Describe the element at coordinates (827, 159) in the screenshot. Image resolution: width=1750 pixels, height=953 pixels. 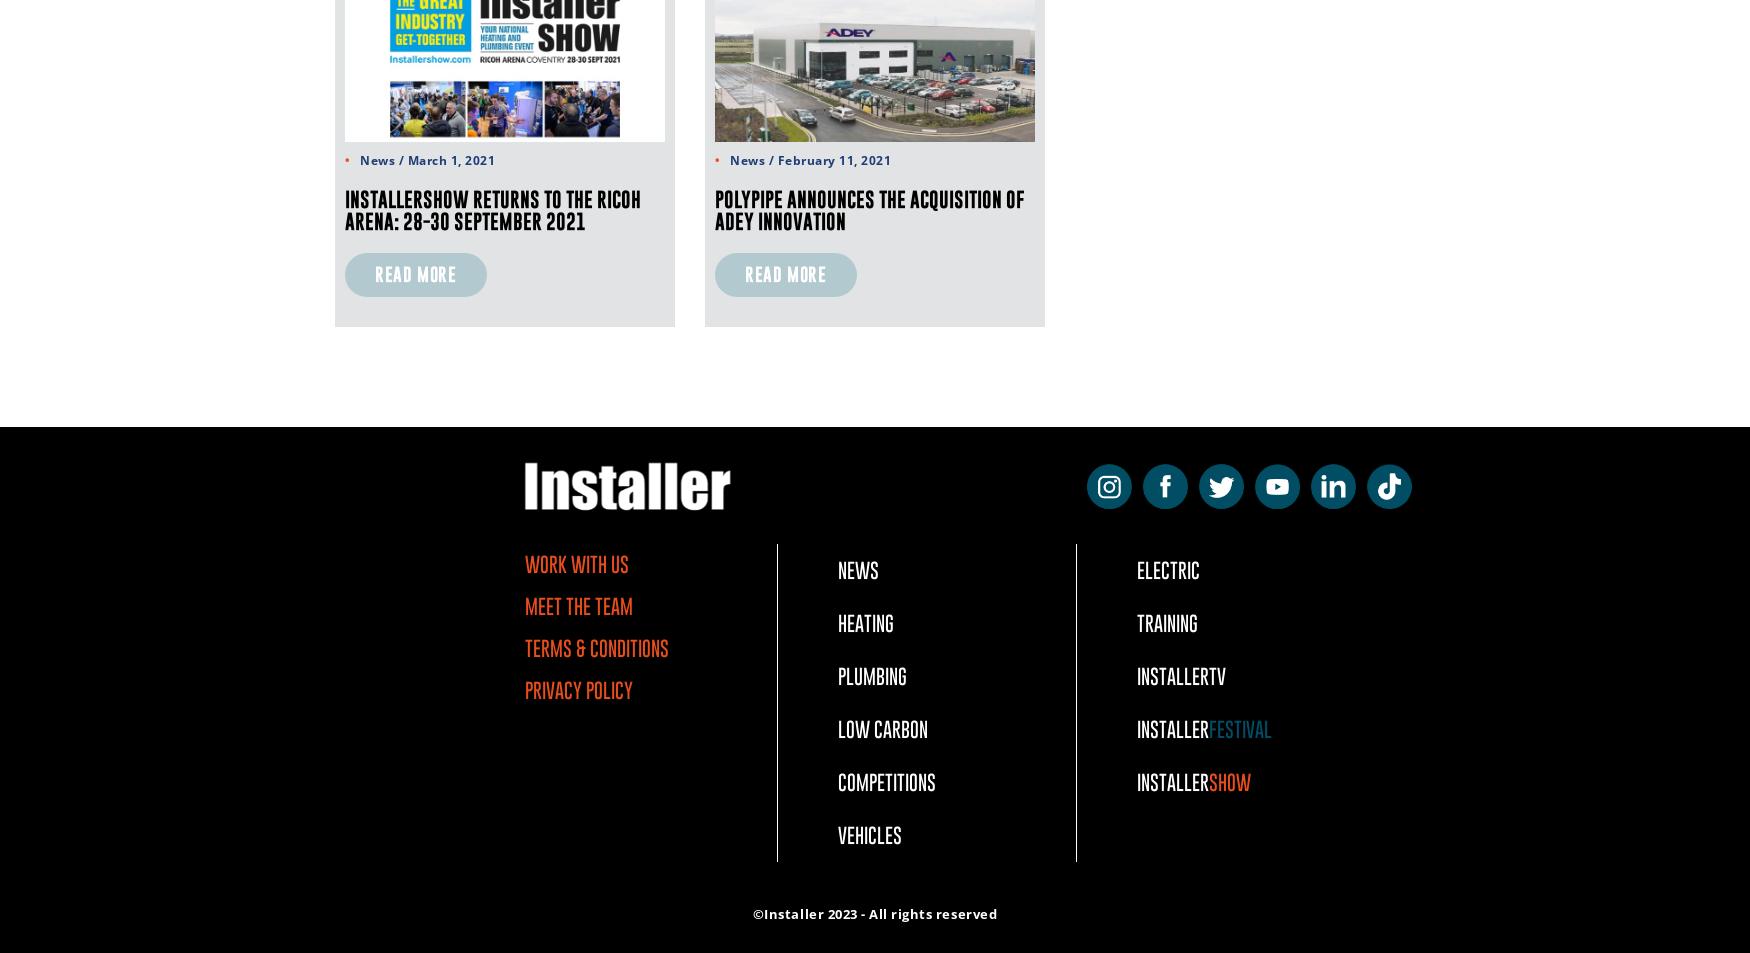
I see `'/ February 11, 2021'` at that location.